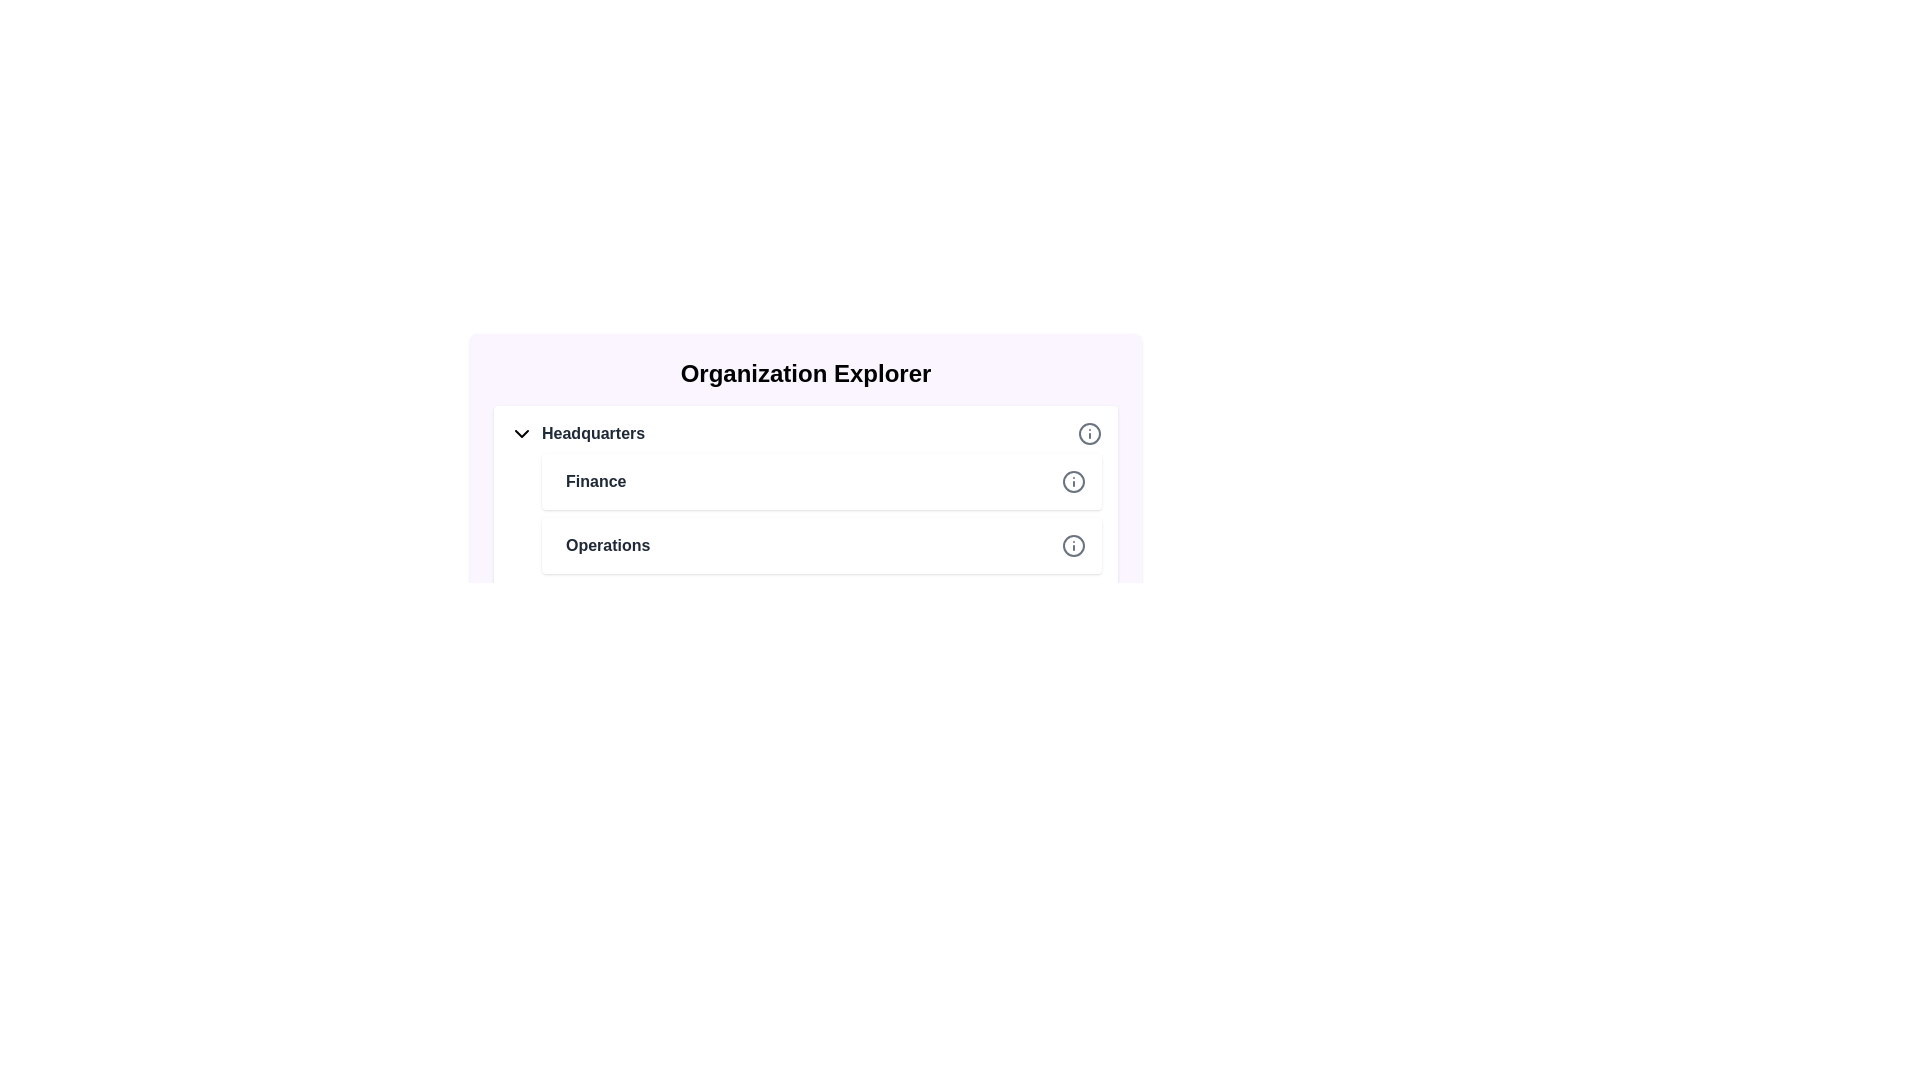 Image resolution: width=1920 pixels, height=1080 pixels. I want to click on the 'Headquarters' text label in the Organization Explorer list, so click(576, 433).